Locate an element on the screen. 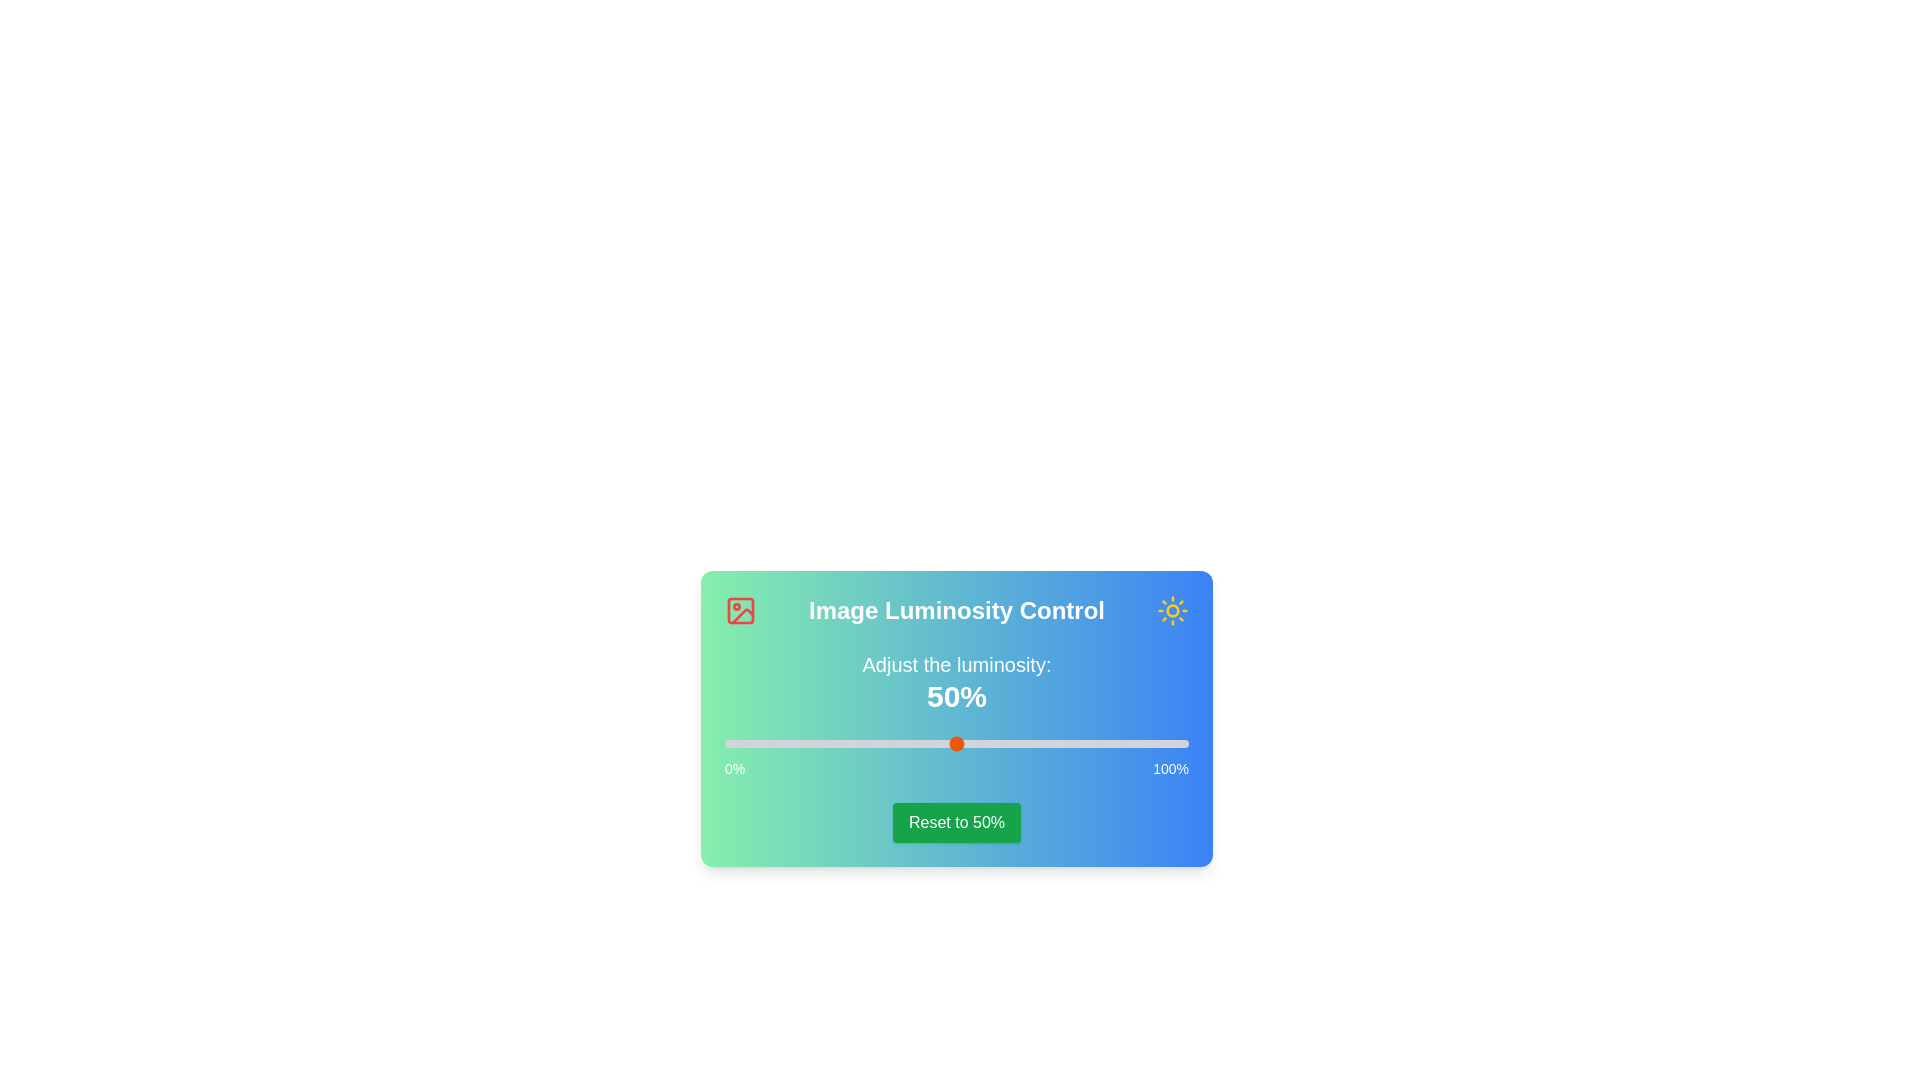 The height and width of the screenshot is (1080, 1920). the luminosity slider to 43% is located at coordinates (923, 744).